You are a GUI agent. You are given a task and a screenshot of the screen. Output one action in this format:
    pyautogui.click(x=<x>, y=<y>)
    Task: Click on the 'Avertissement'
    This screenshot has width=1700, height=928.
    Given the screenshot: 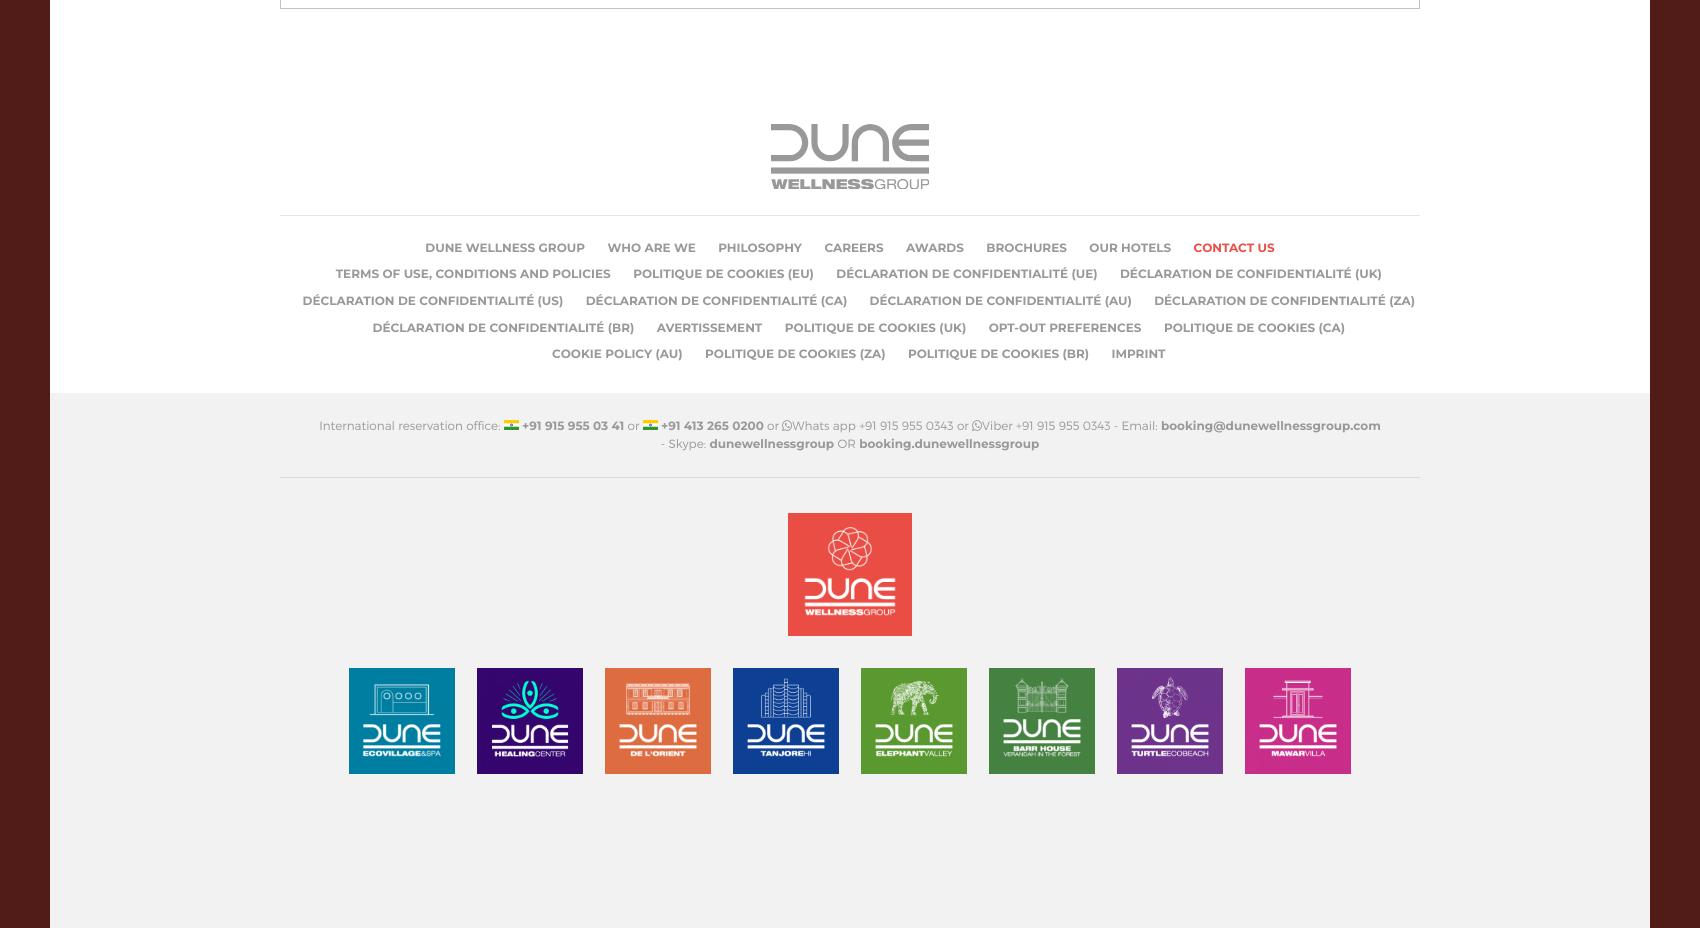 What is the action you would take?
    pyautogui.click(x=709, y=326)
    